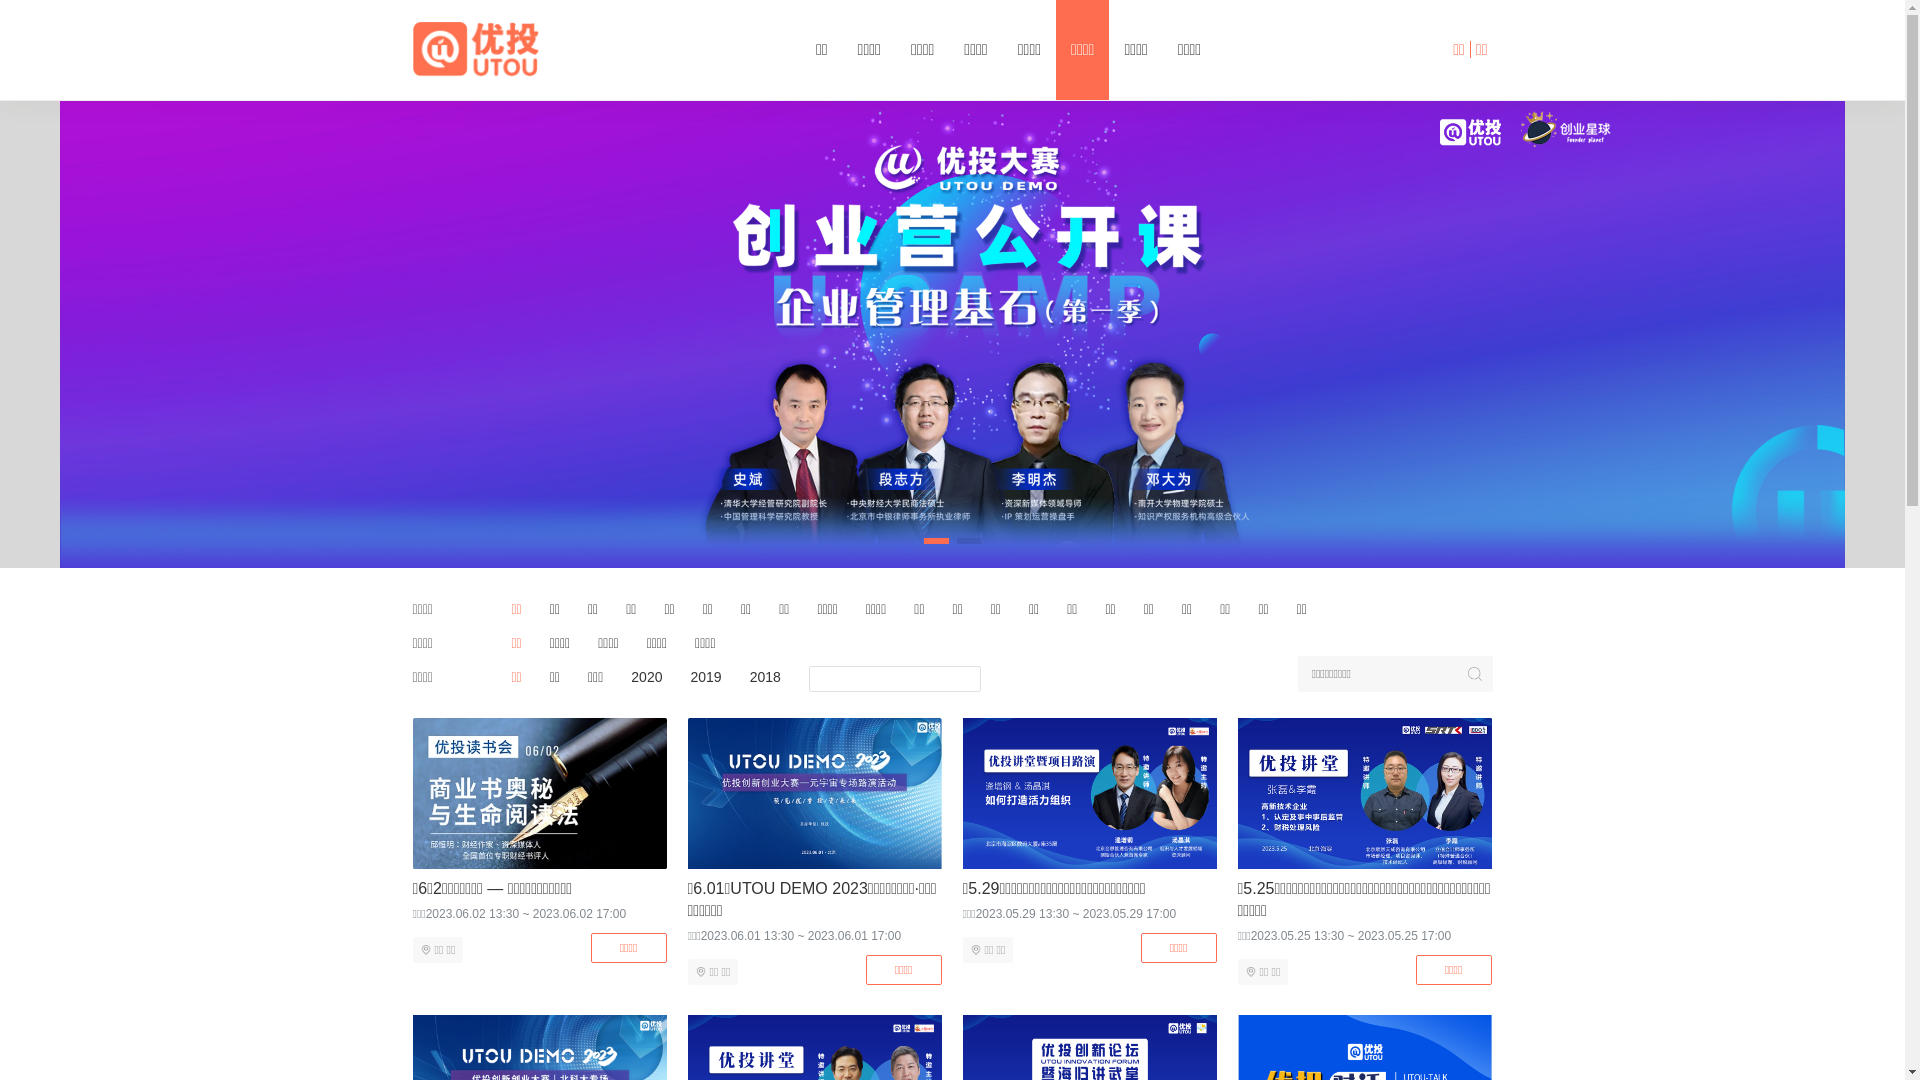  Describe the element at coordinates (690, 676) in the screenshot. I see `'2019'` at that location.